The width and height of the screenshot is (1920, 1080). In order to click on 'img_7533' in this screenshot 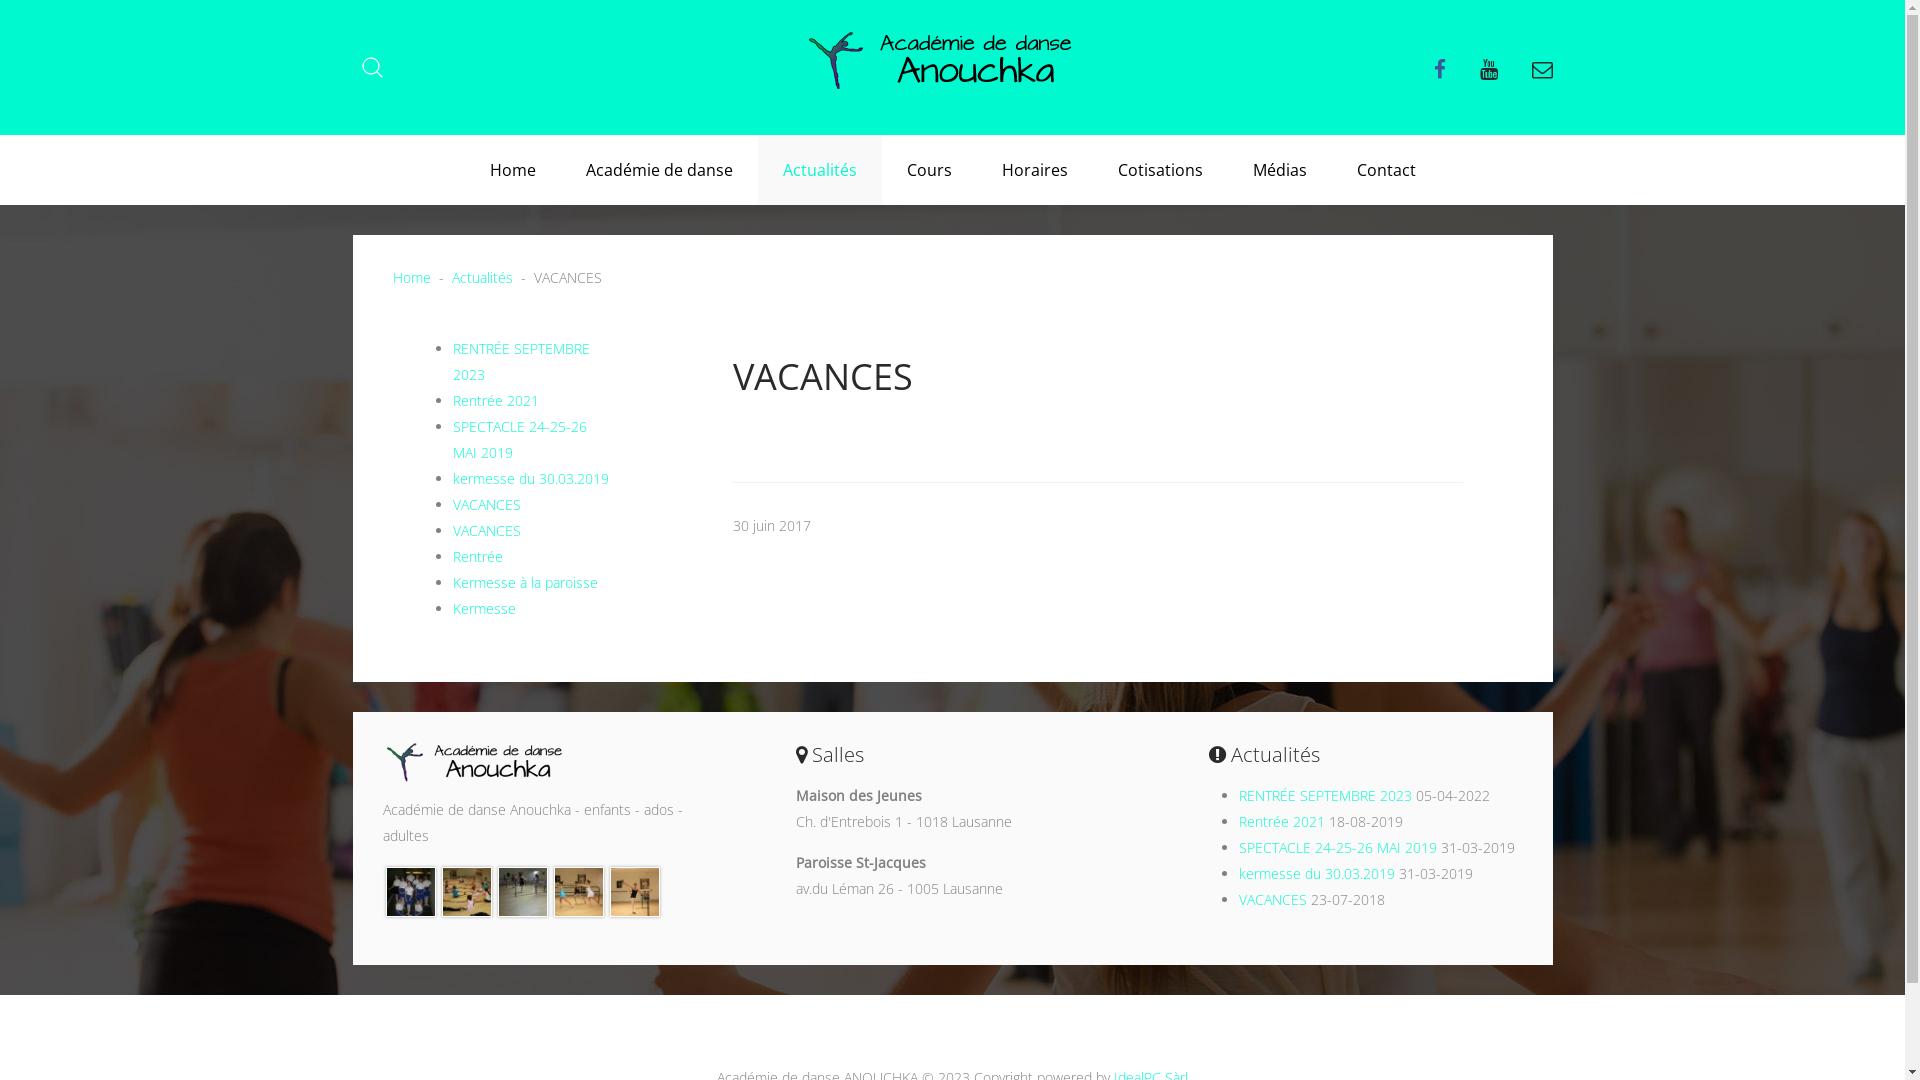, I will do `click(578, 889)`.